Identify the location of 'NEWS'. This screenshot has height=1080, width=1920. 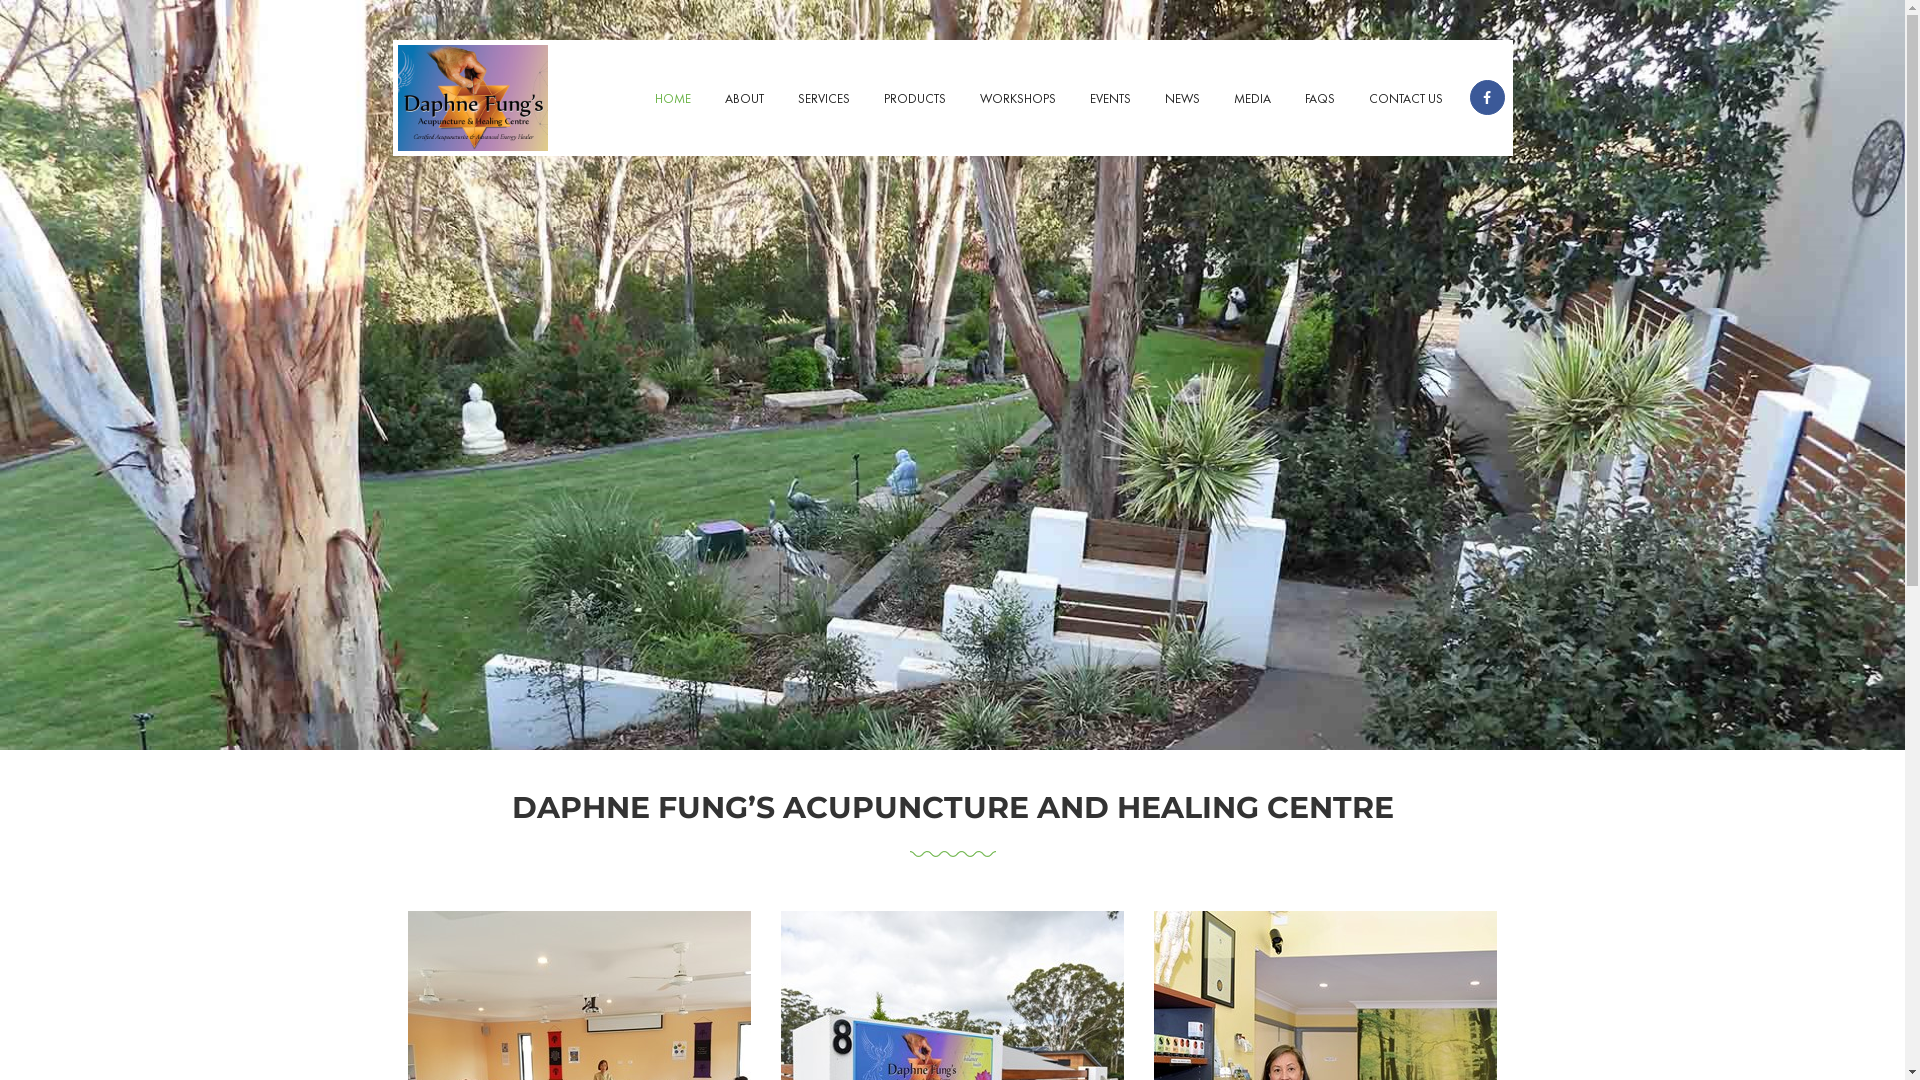
(1182, 100).